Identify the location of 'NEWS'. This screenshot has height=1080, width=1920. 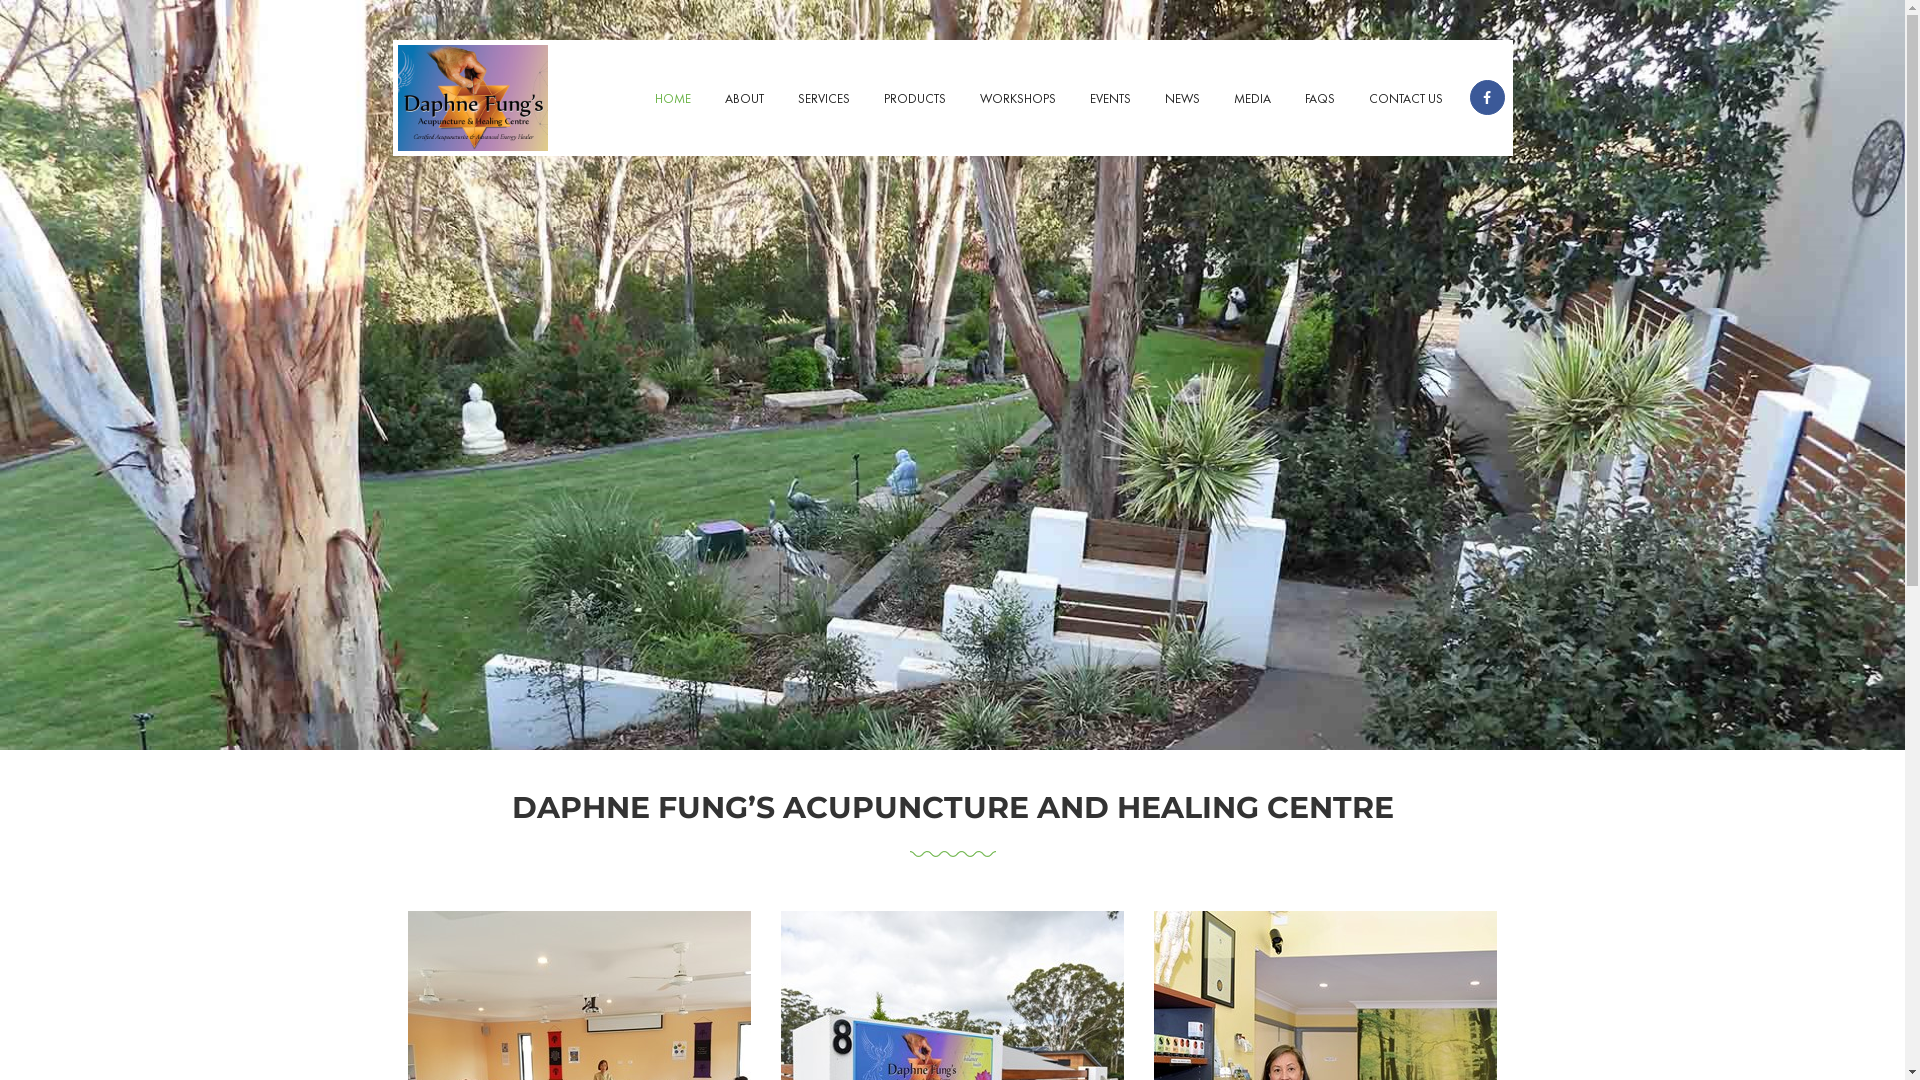
(1182, 100).